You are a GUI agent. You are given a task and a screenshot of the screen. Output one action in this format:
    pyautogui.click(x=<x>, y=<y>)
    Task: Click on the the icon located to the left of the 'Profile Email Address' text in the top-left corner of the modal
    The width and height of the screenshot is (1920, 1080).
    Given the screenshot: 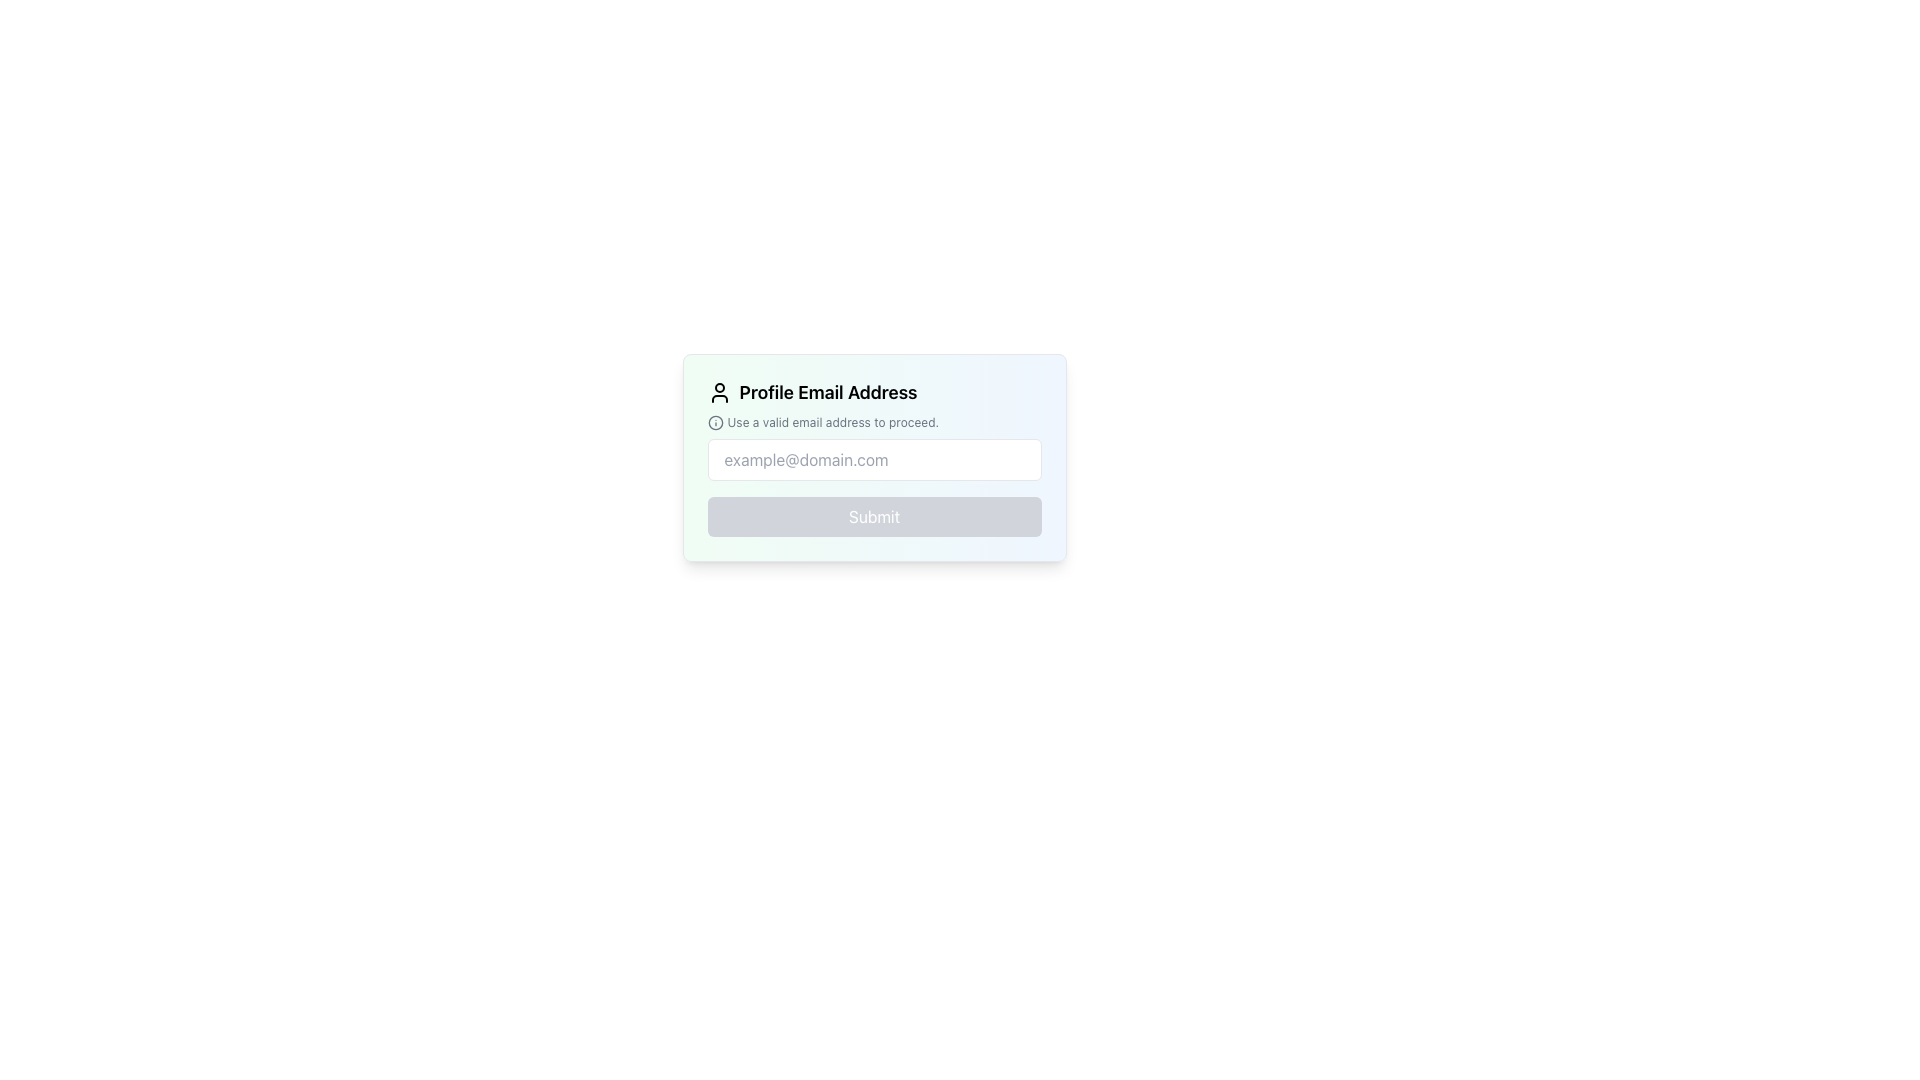 What is the action you would take?
    pyautogui.click(x=719, y=393)
    